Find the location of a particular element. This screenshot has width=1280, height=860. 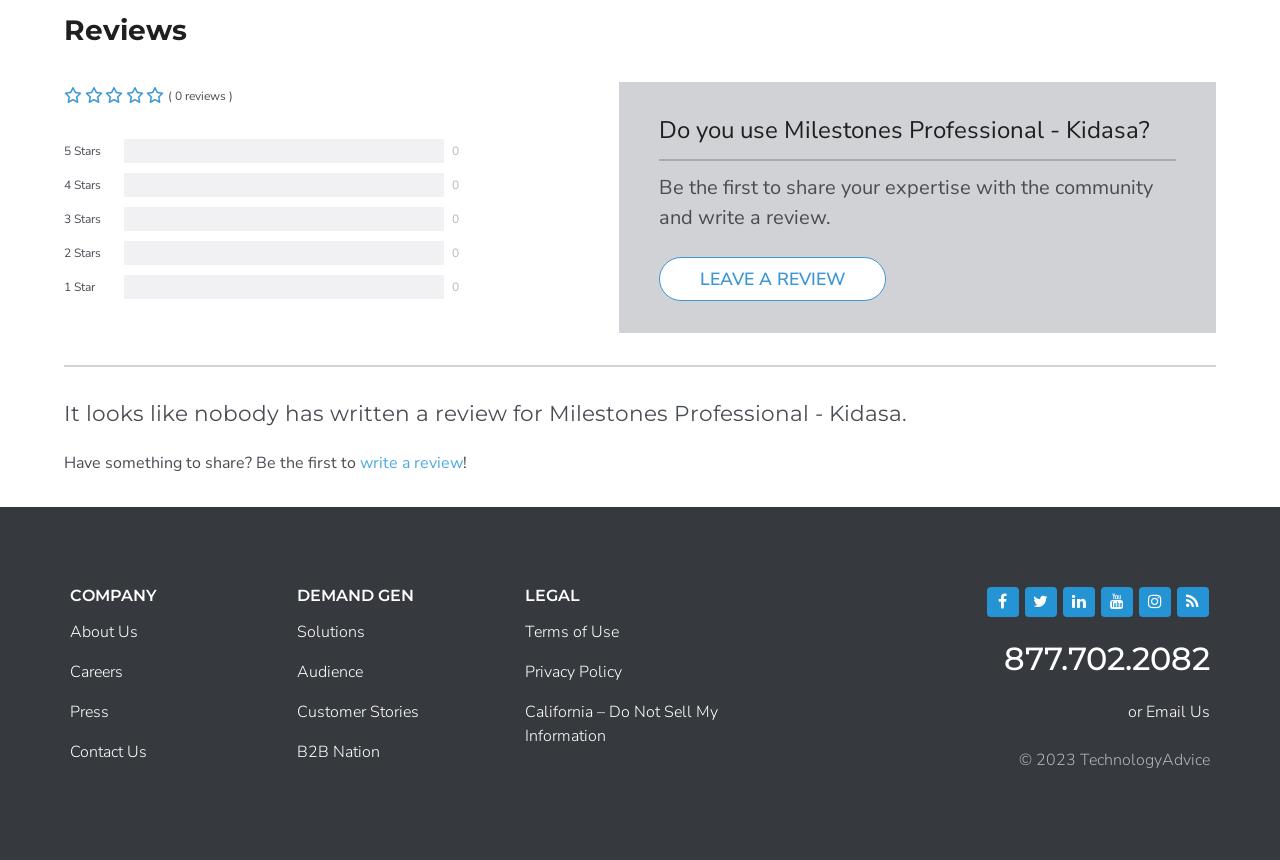

'!' is located at coordinates (464, 461).